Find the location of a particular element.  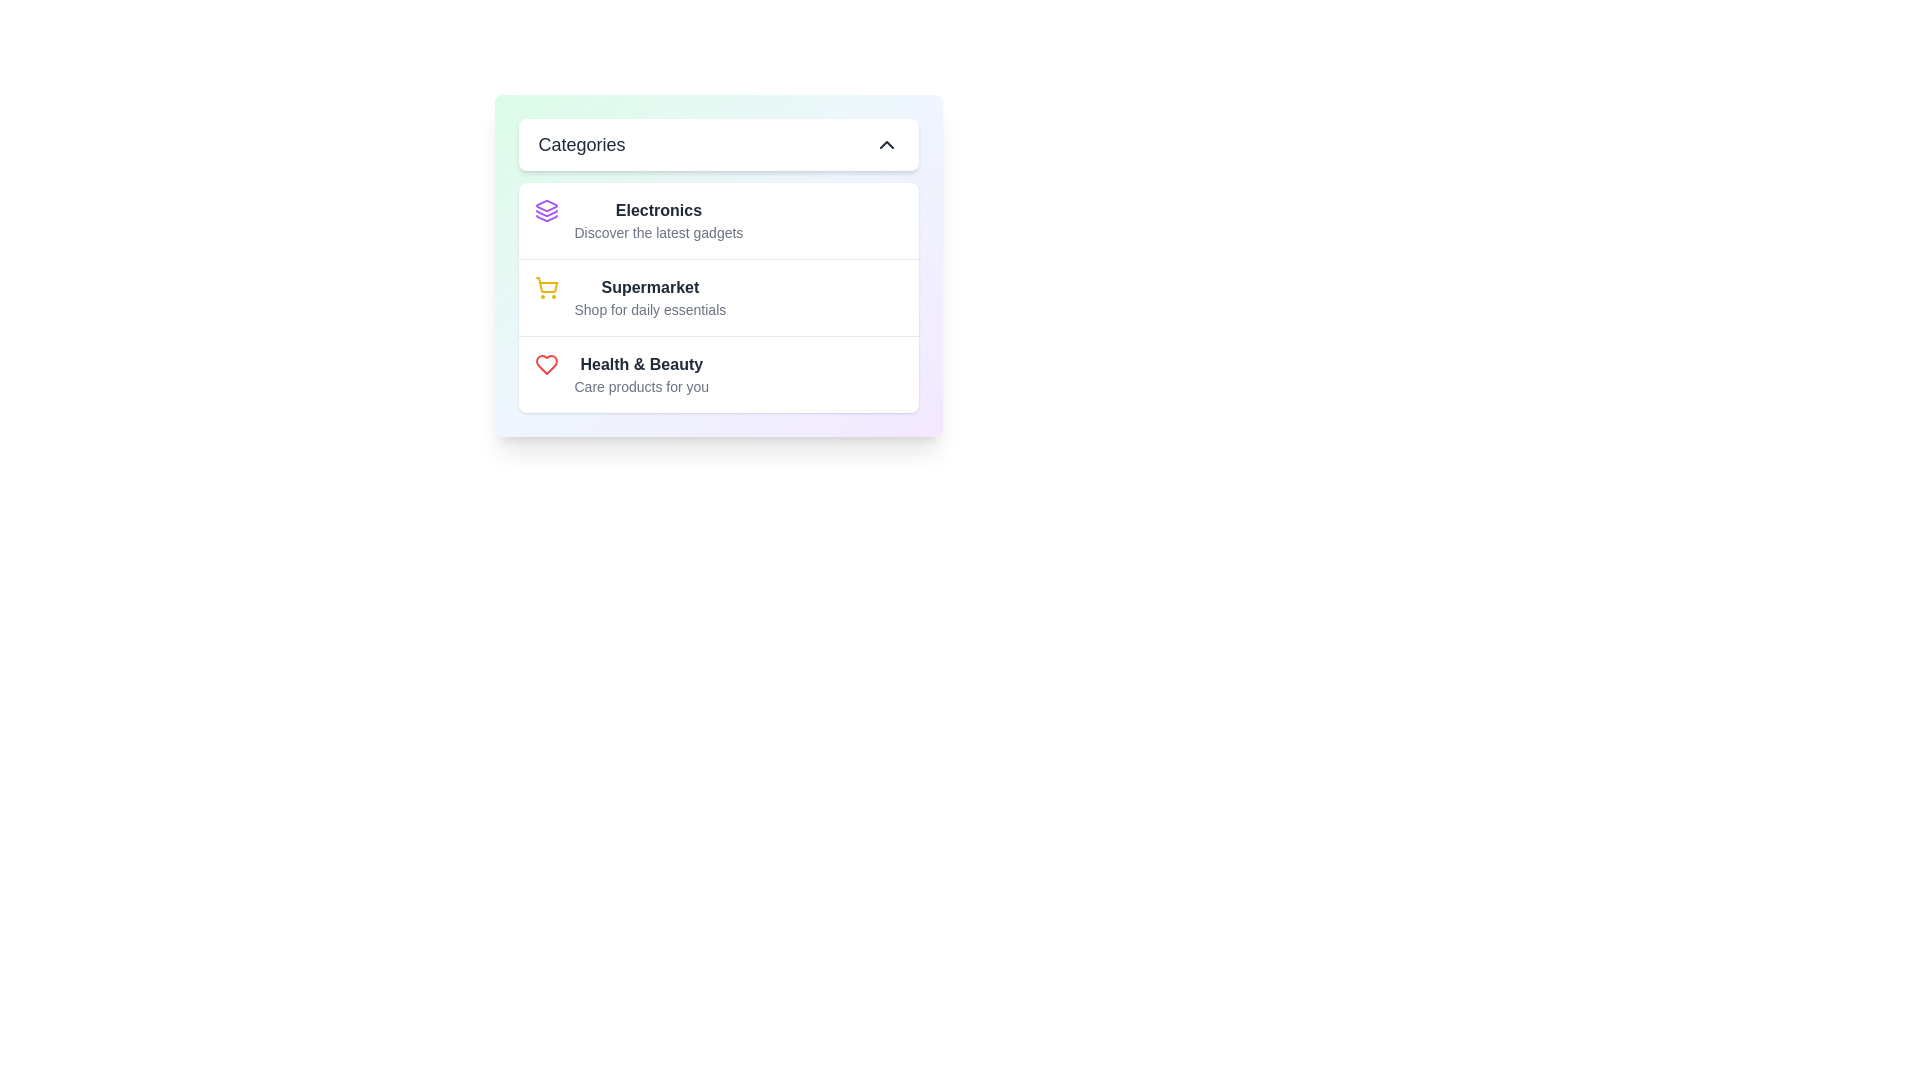

the static text label reading 'Care products for you' located within the 'Health & Beauty' section, which is directly below the bold title is located at coordinates (641, 386).